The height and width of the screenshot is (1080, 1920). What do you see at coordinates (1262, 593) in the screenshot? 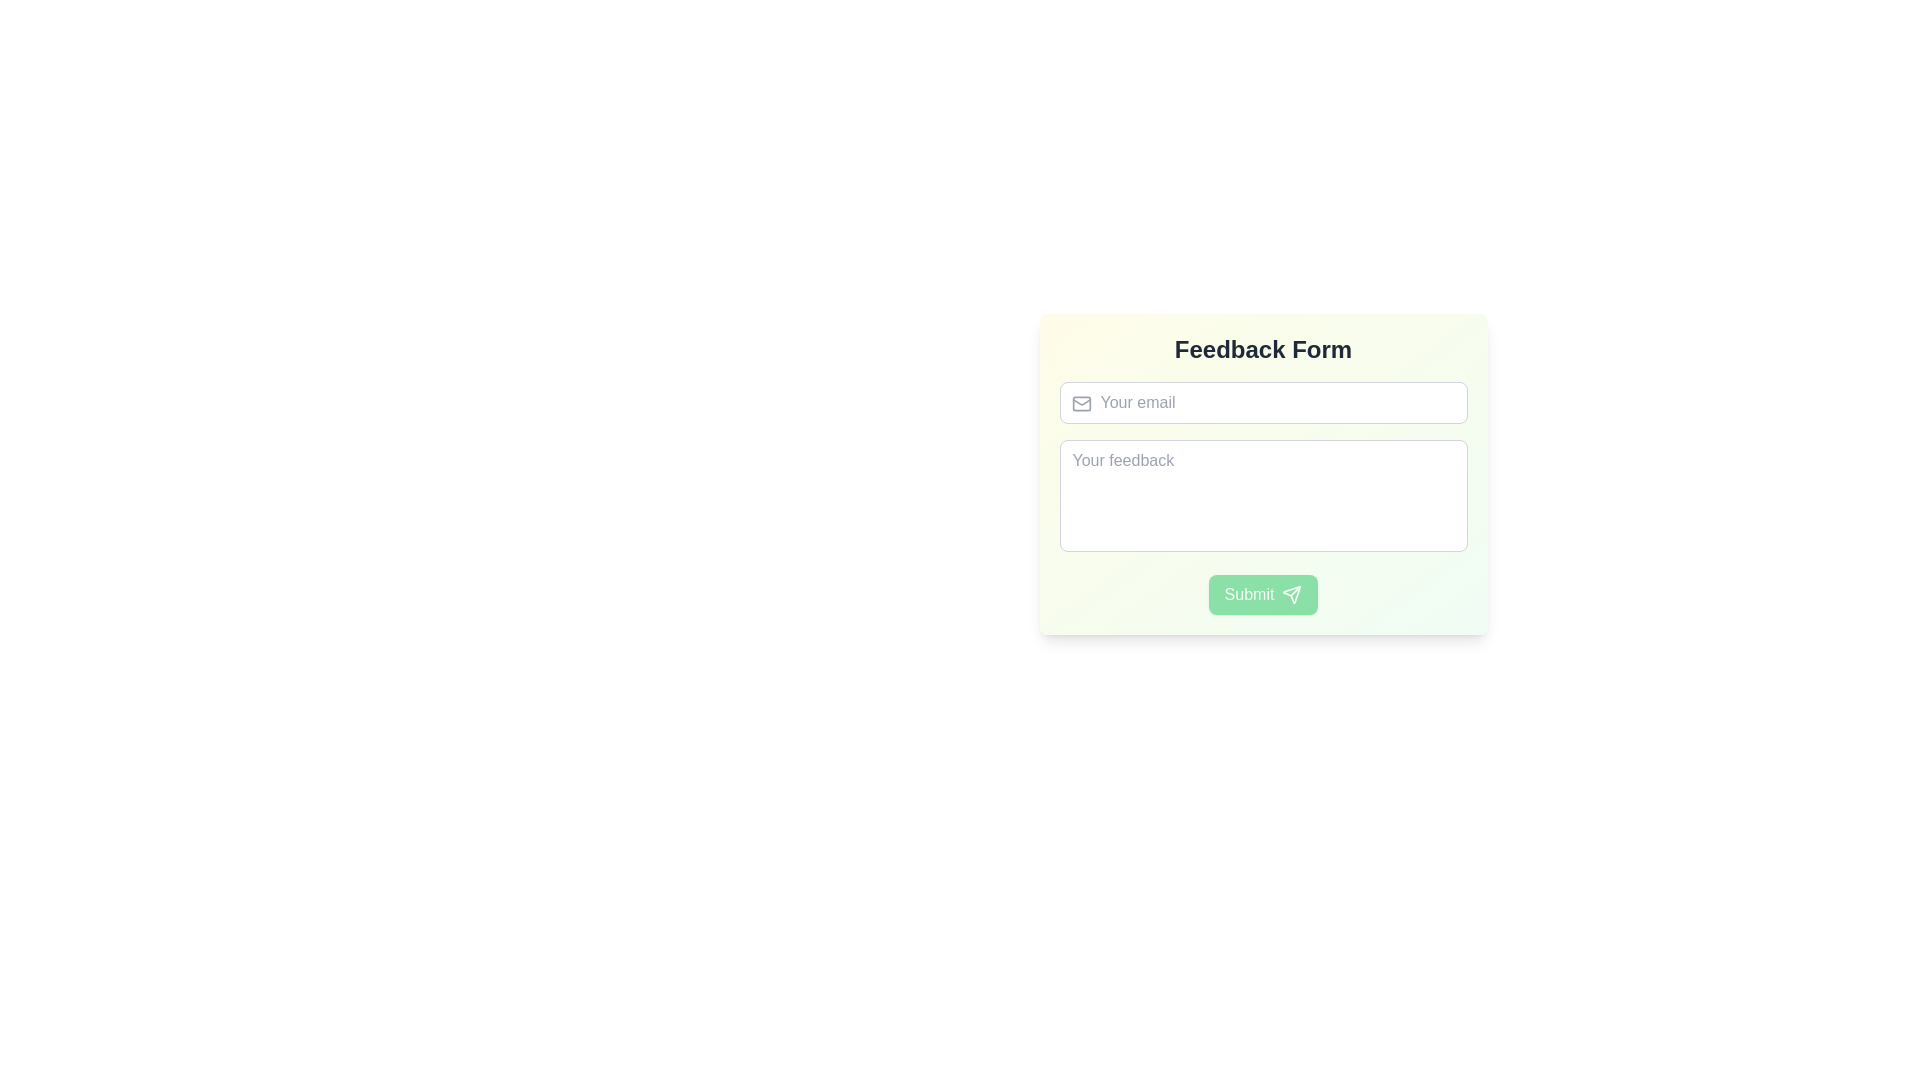
I see `the green rectangular 'Submit' button with a white paper plane icon` at bounding box center [1262, 593].